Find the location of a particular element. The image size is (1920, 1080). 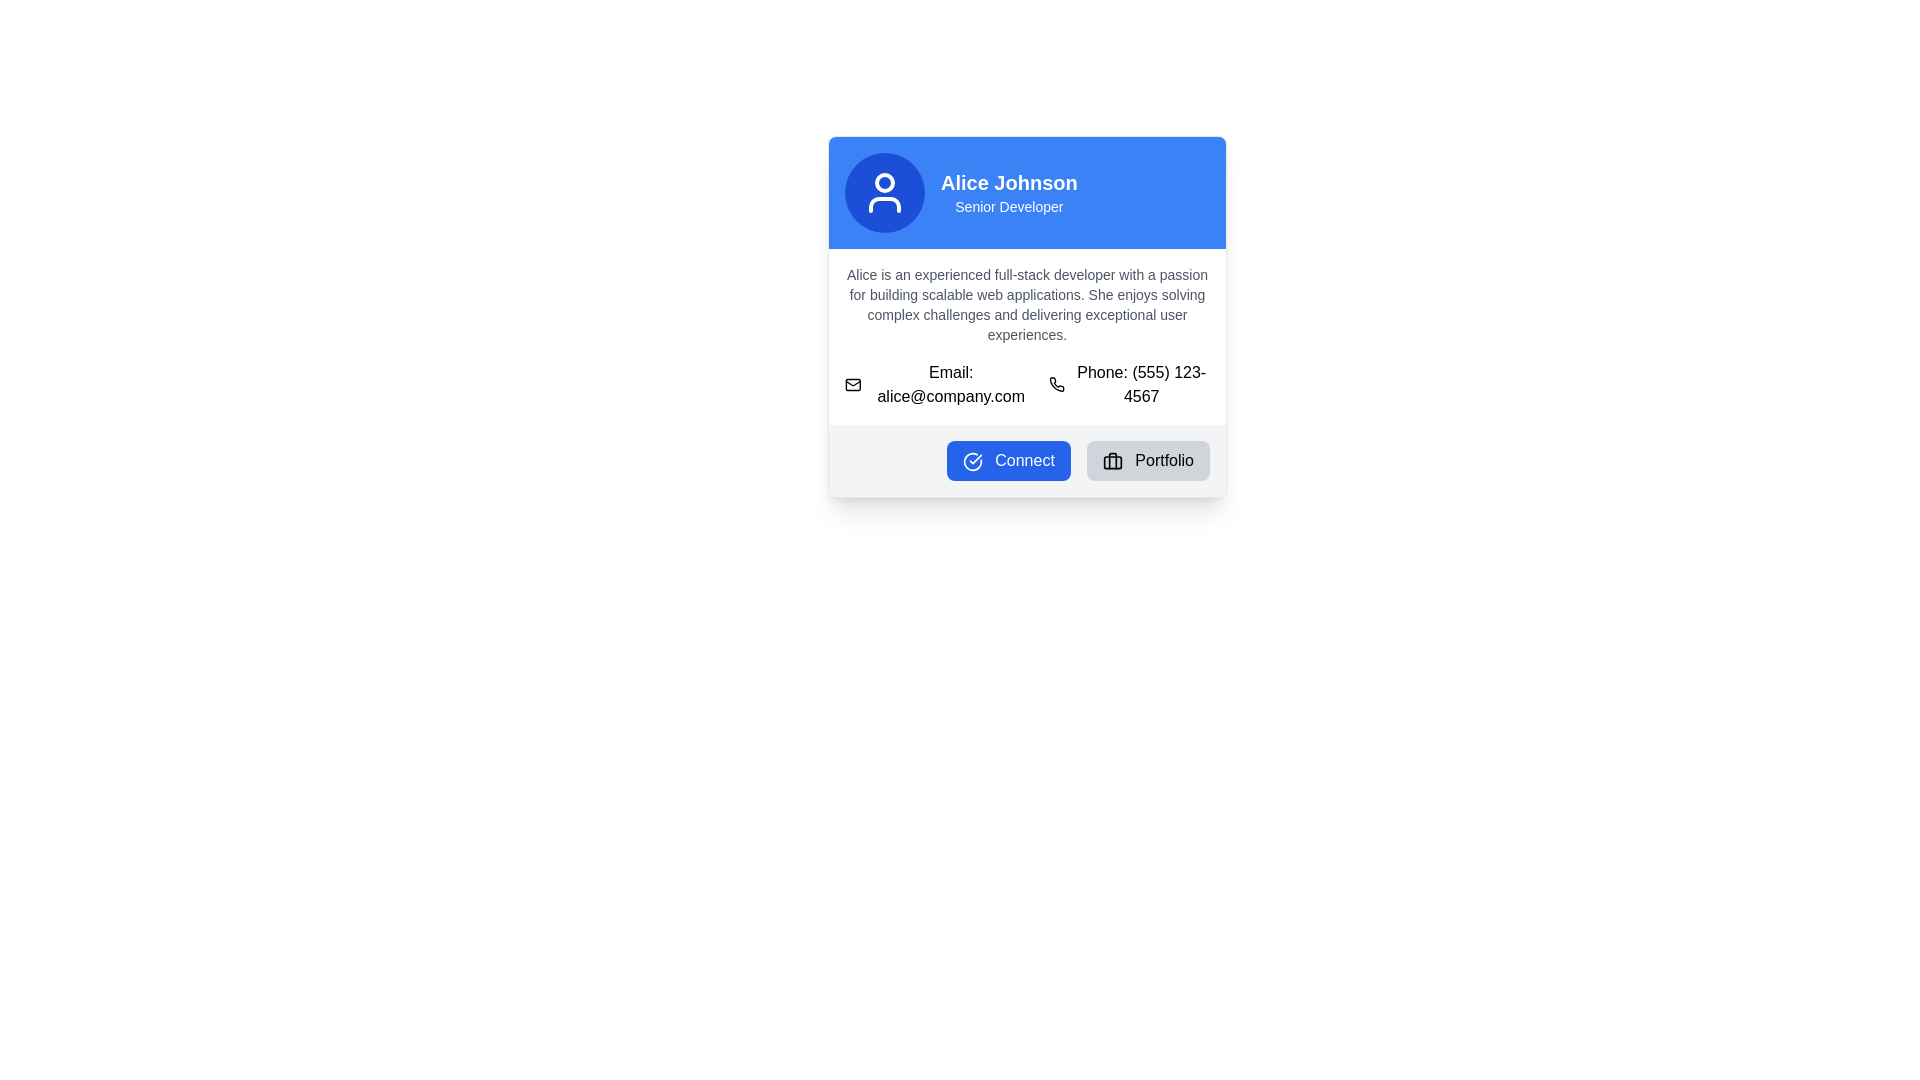

the decorative element within the email icon on the user's contact card, which is positioned towards the left near the email text is located at coordinates (853, 385).